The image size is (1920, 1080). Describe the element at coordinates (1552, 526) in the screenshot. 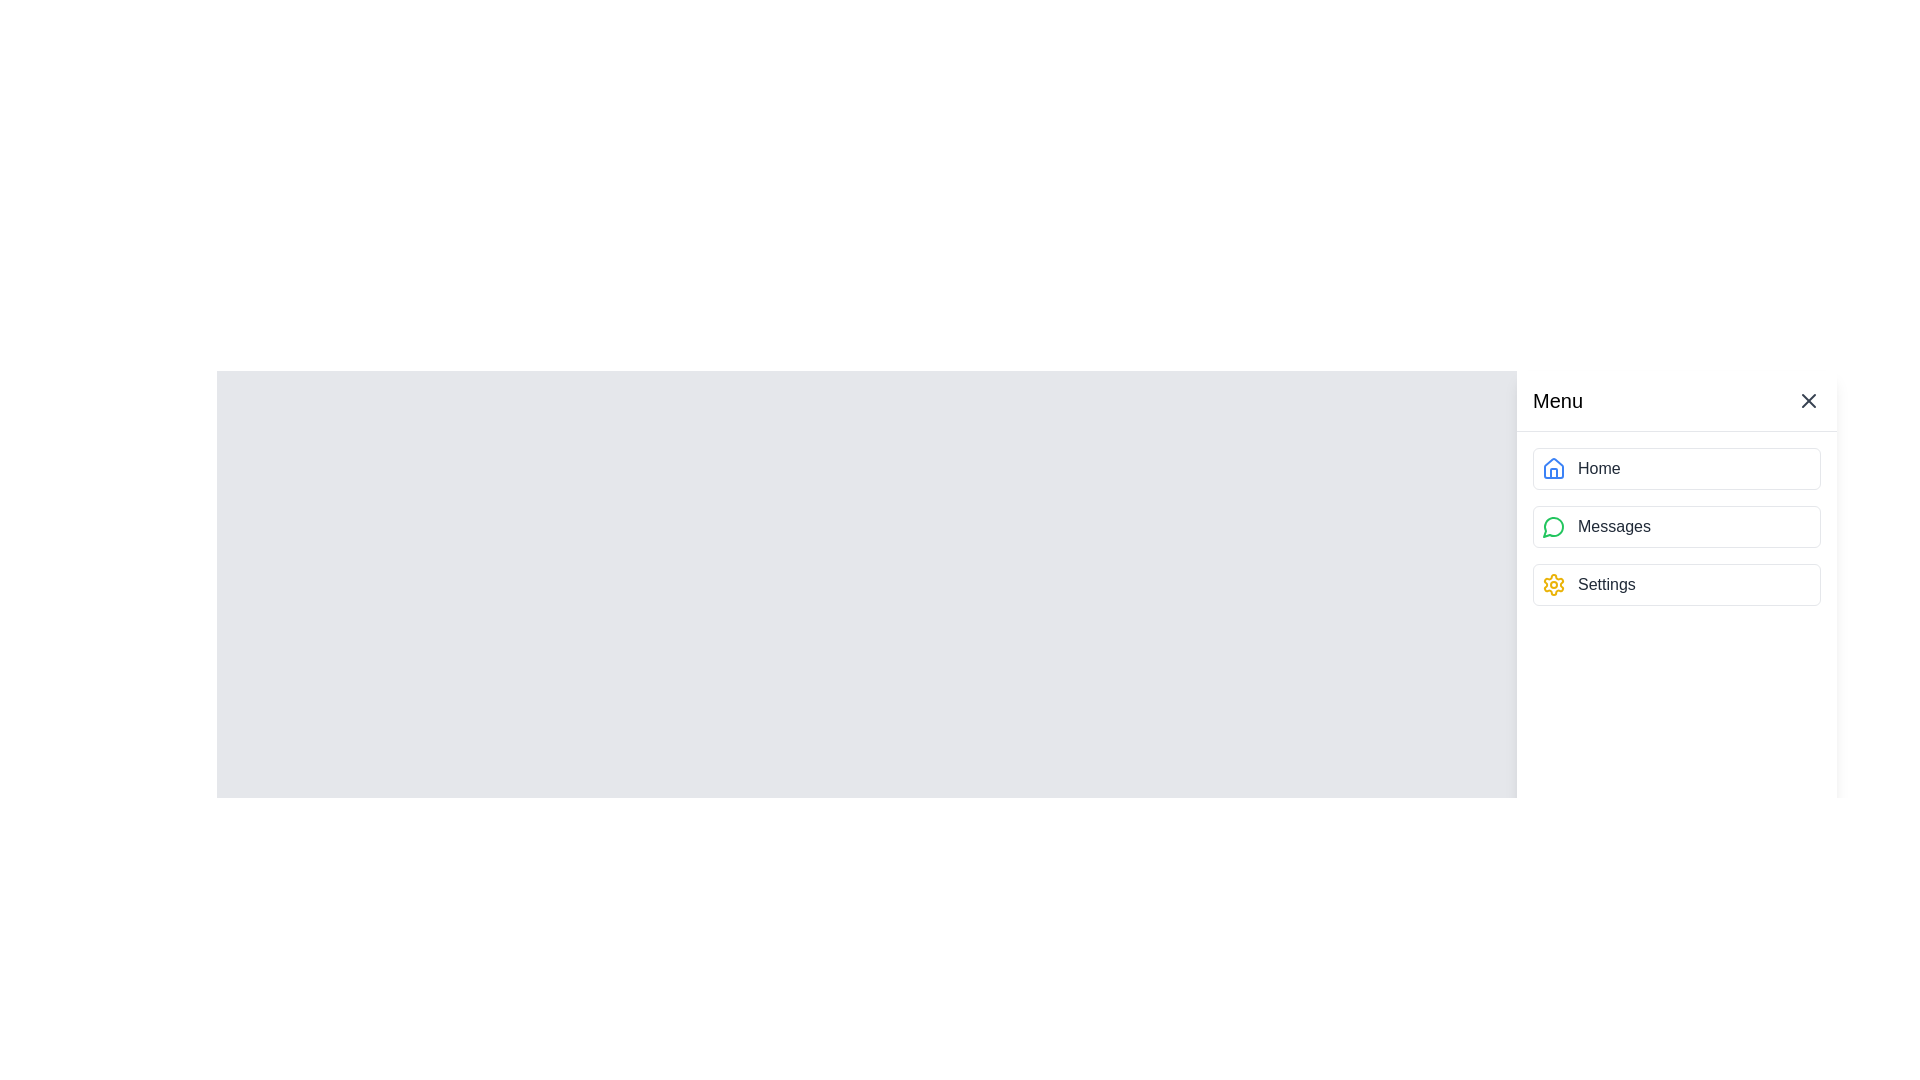

I see `the decorative icon representing the 'Messages' menu option located in the vertical navigation menu, situated between the 'Home' and 'Settings' items` at that location.